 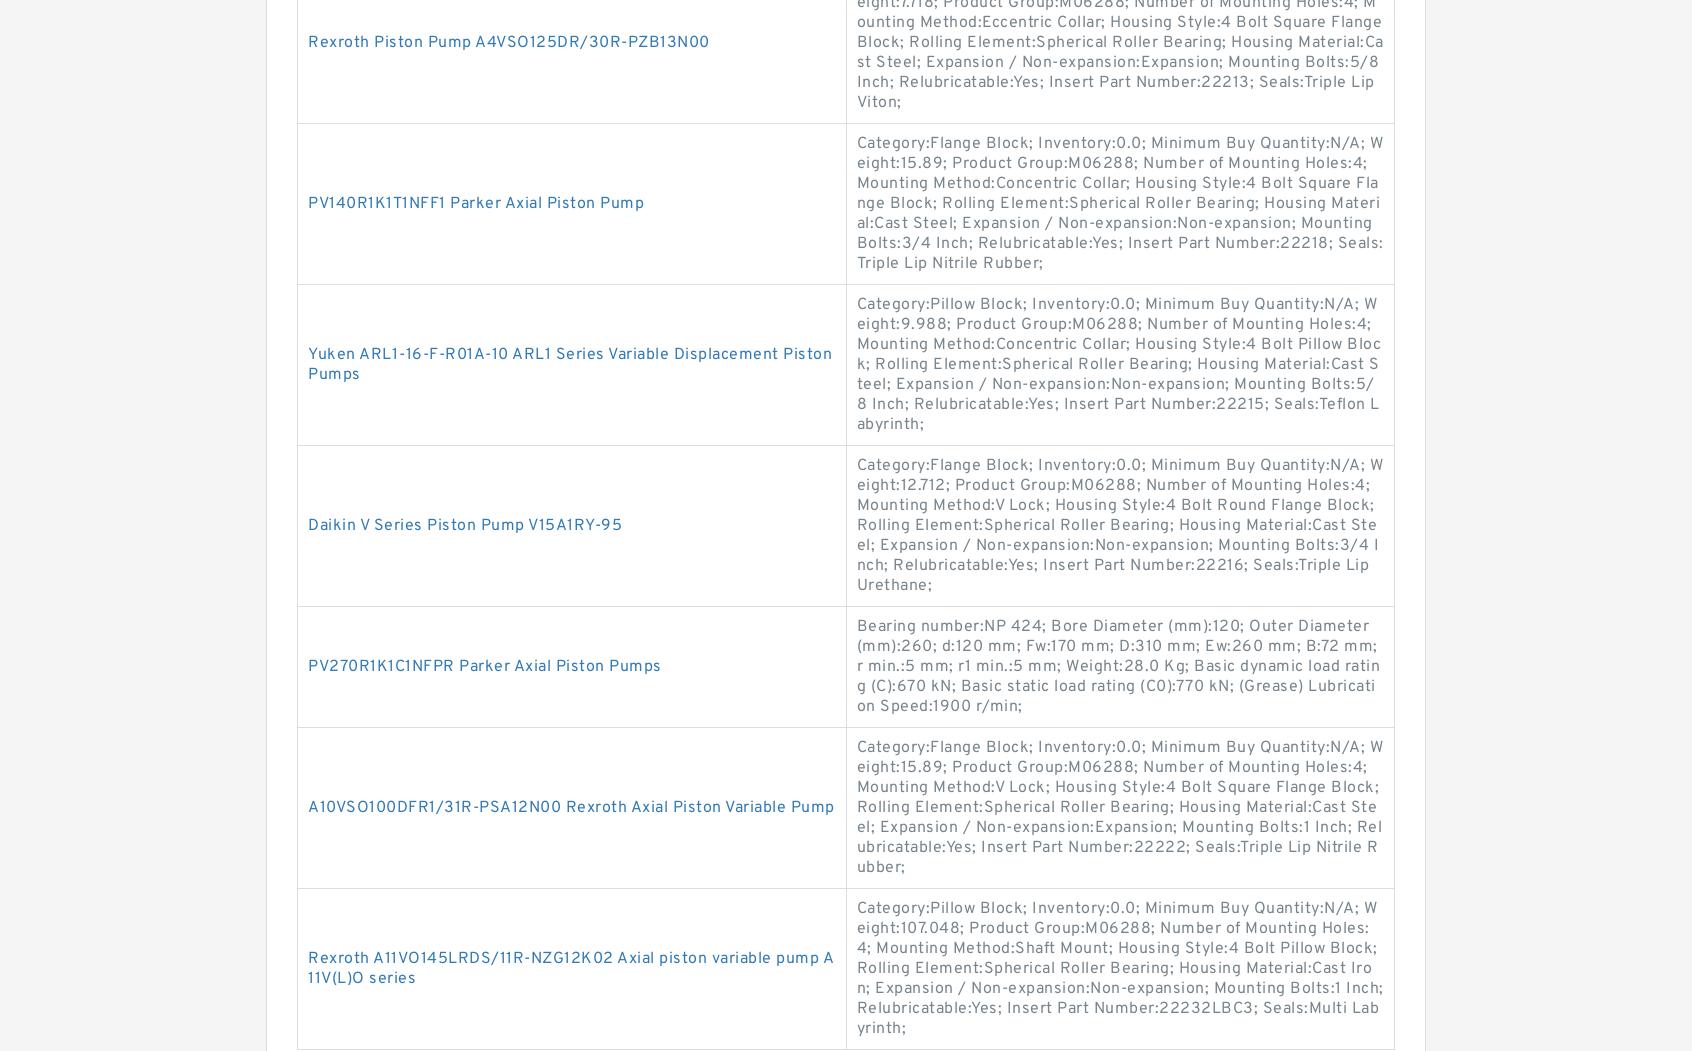 What do you see at coordinates (508, 41) in the screenshot?
I see `'Rexroth Piston Pump A4VSO125DR/30R-PZB13N00'` at bounding box center [508, 41].